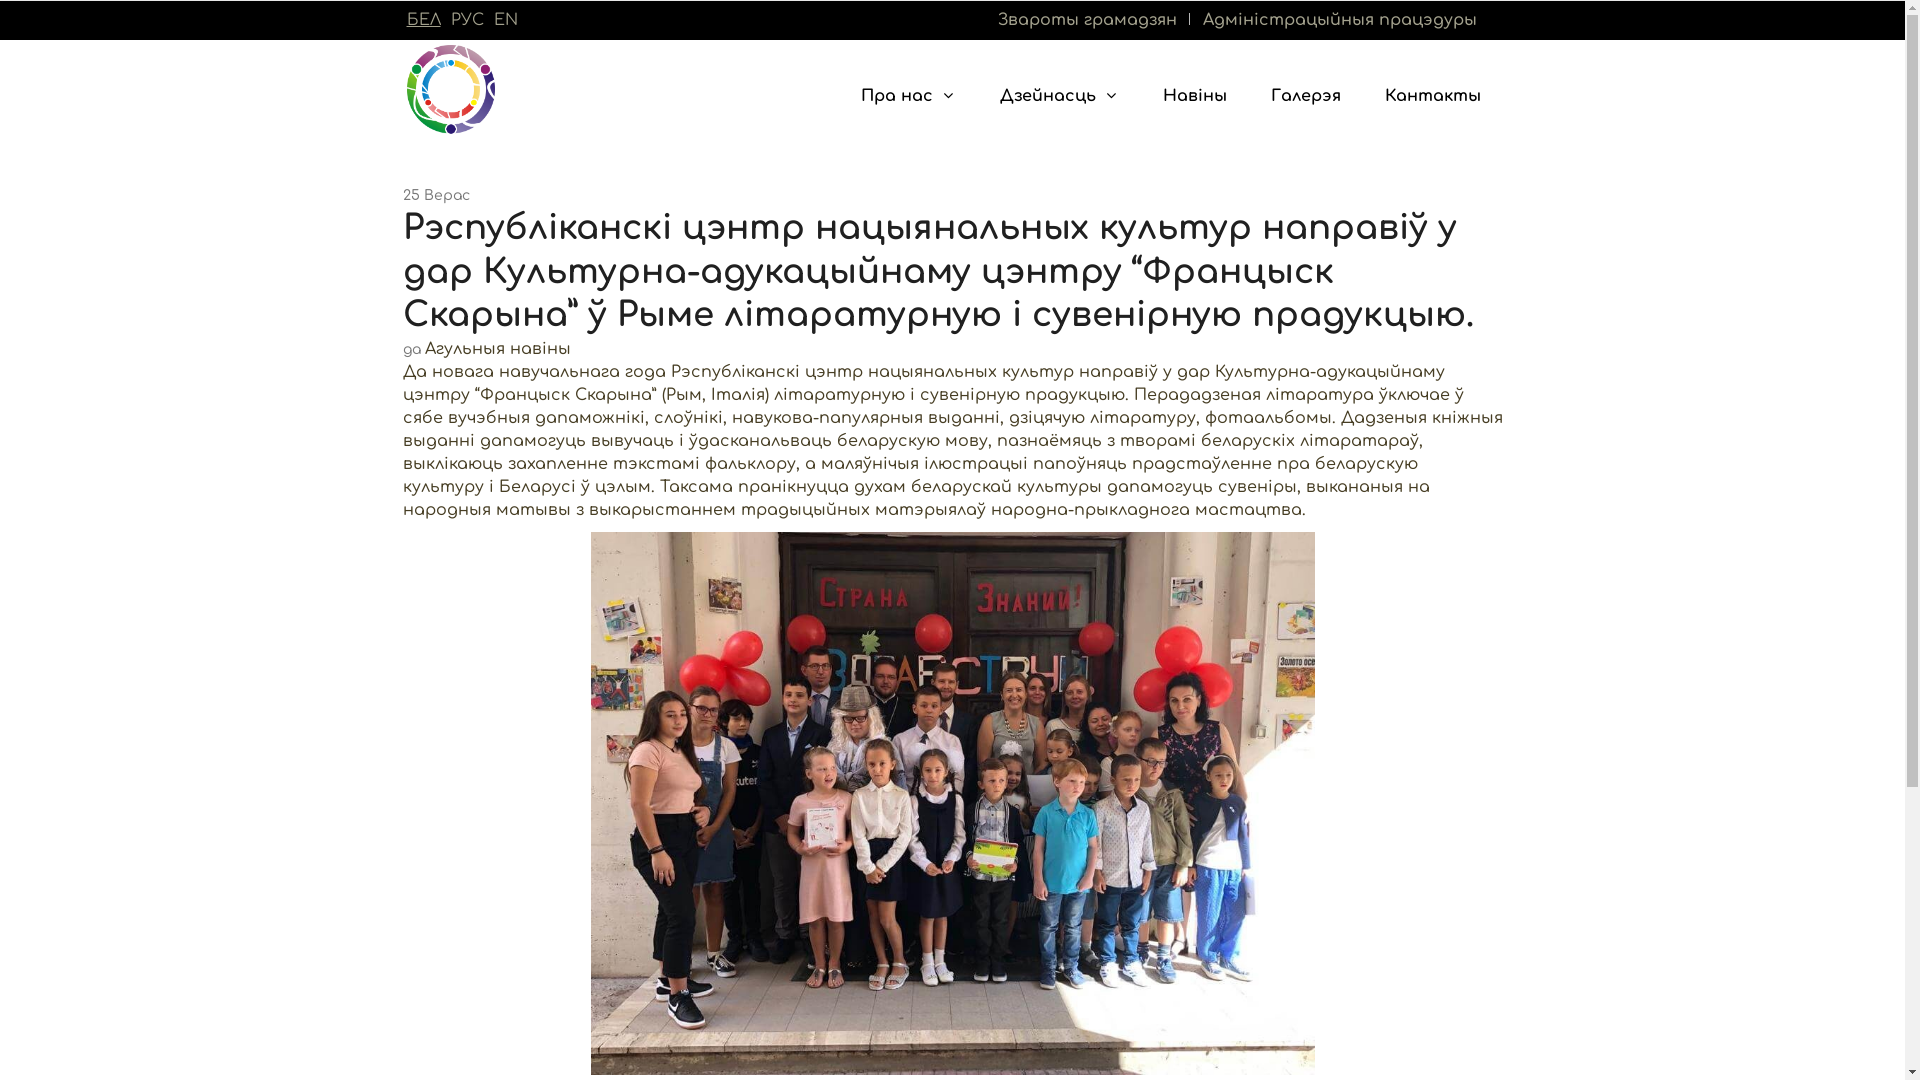 This screenshot has height=1080, width=1920. Describe the element at coordinates (505, 19) in the screenshot. I see `'EN'` at that location.